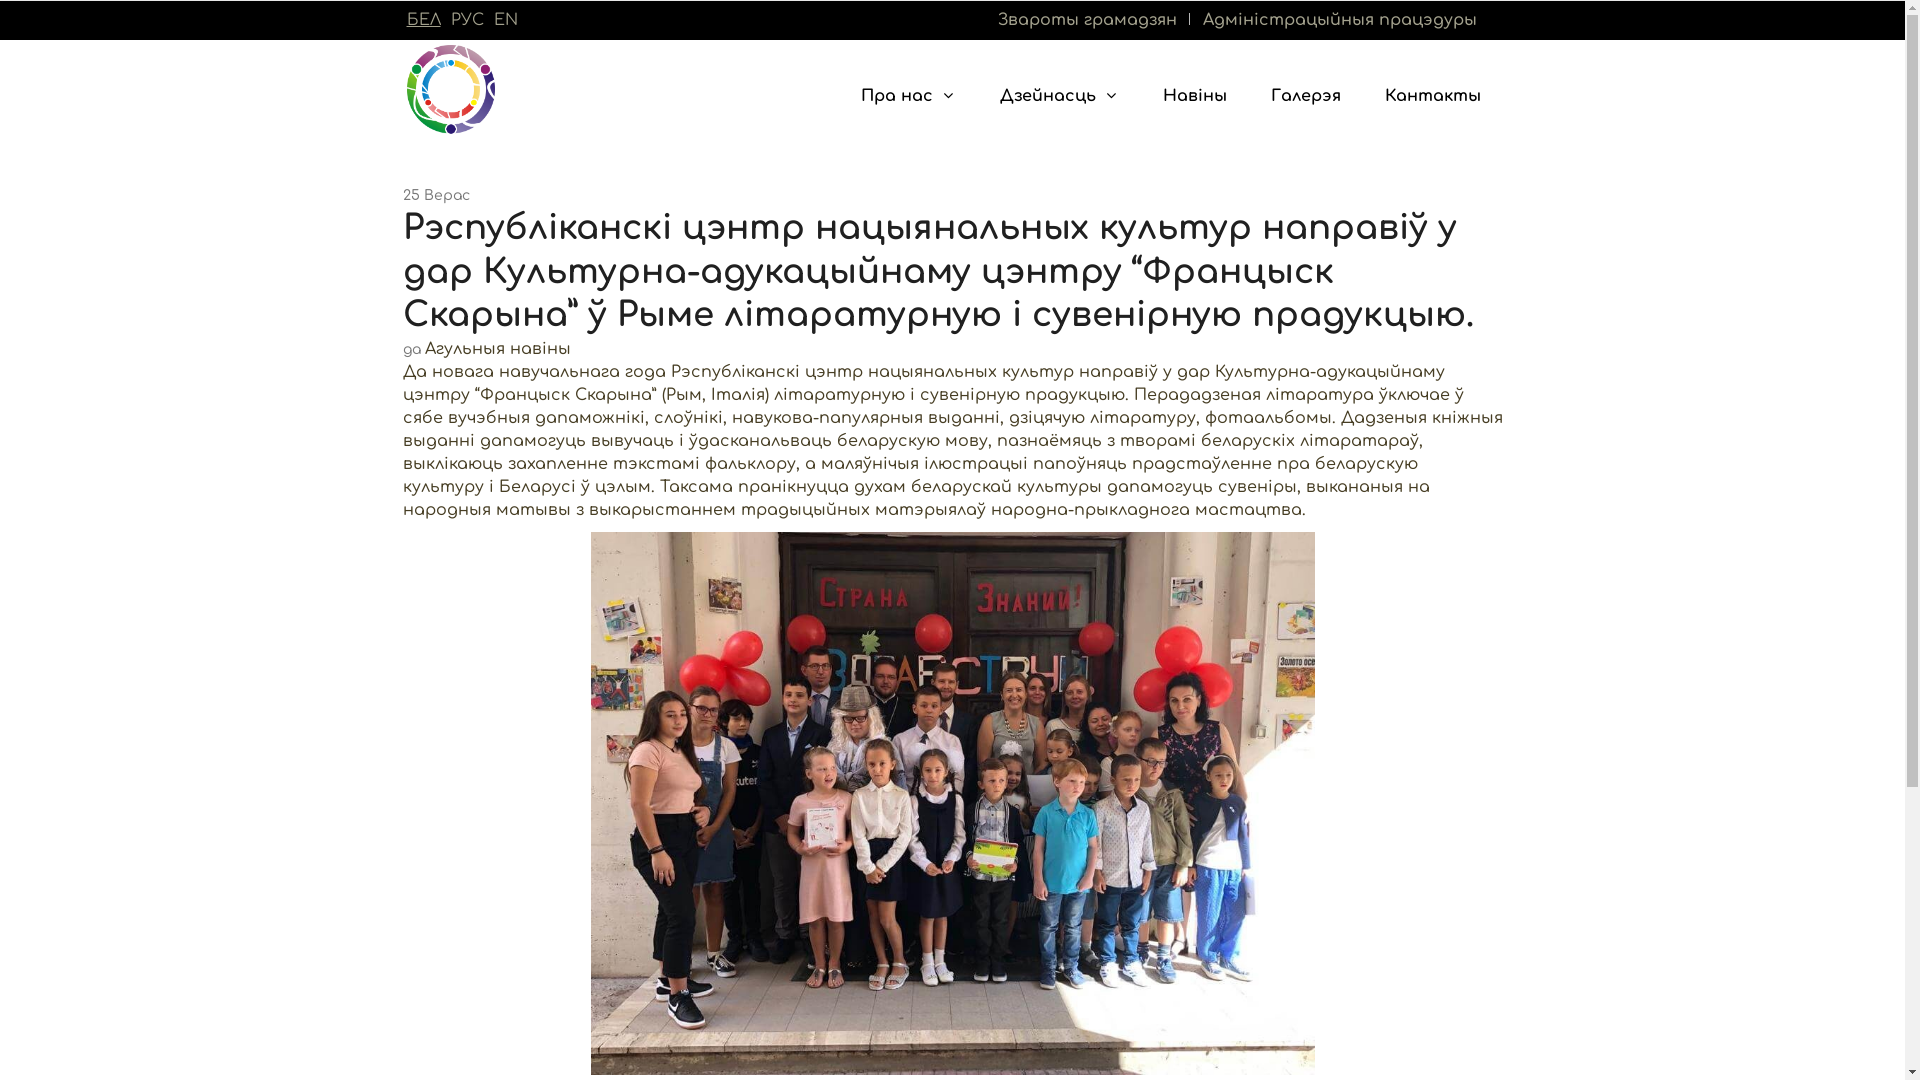 This screenshot has height=1080, width=1920. Describe the element at coordinates (505, 19) in the screenshot. I see `'EN'` at that location.